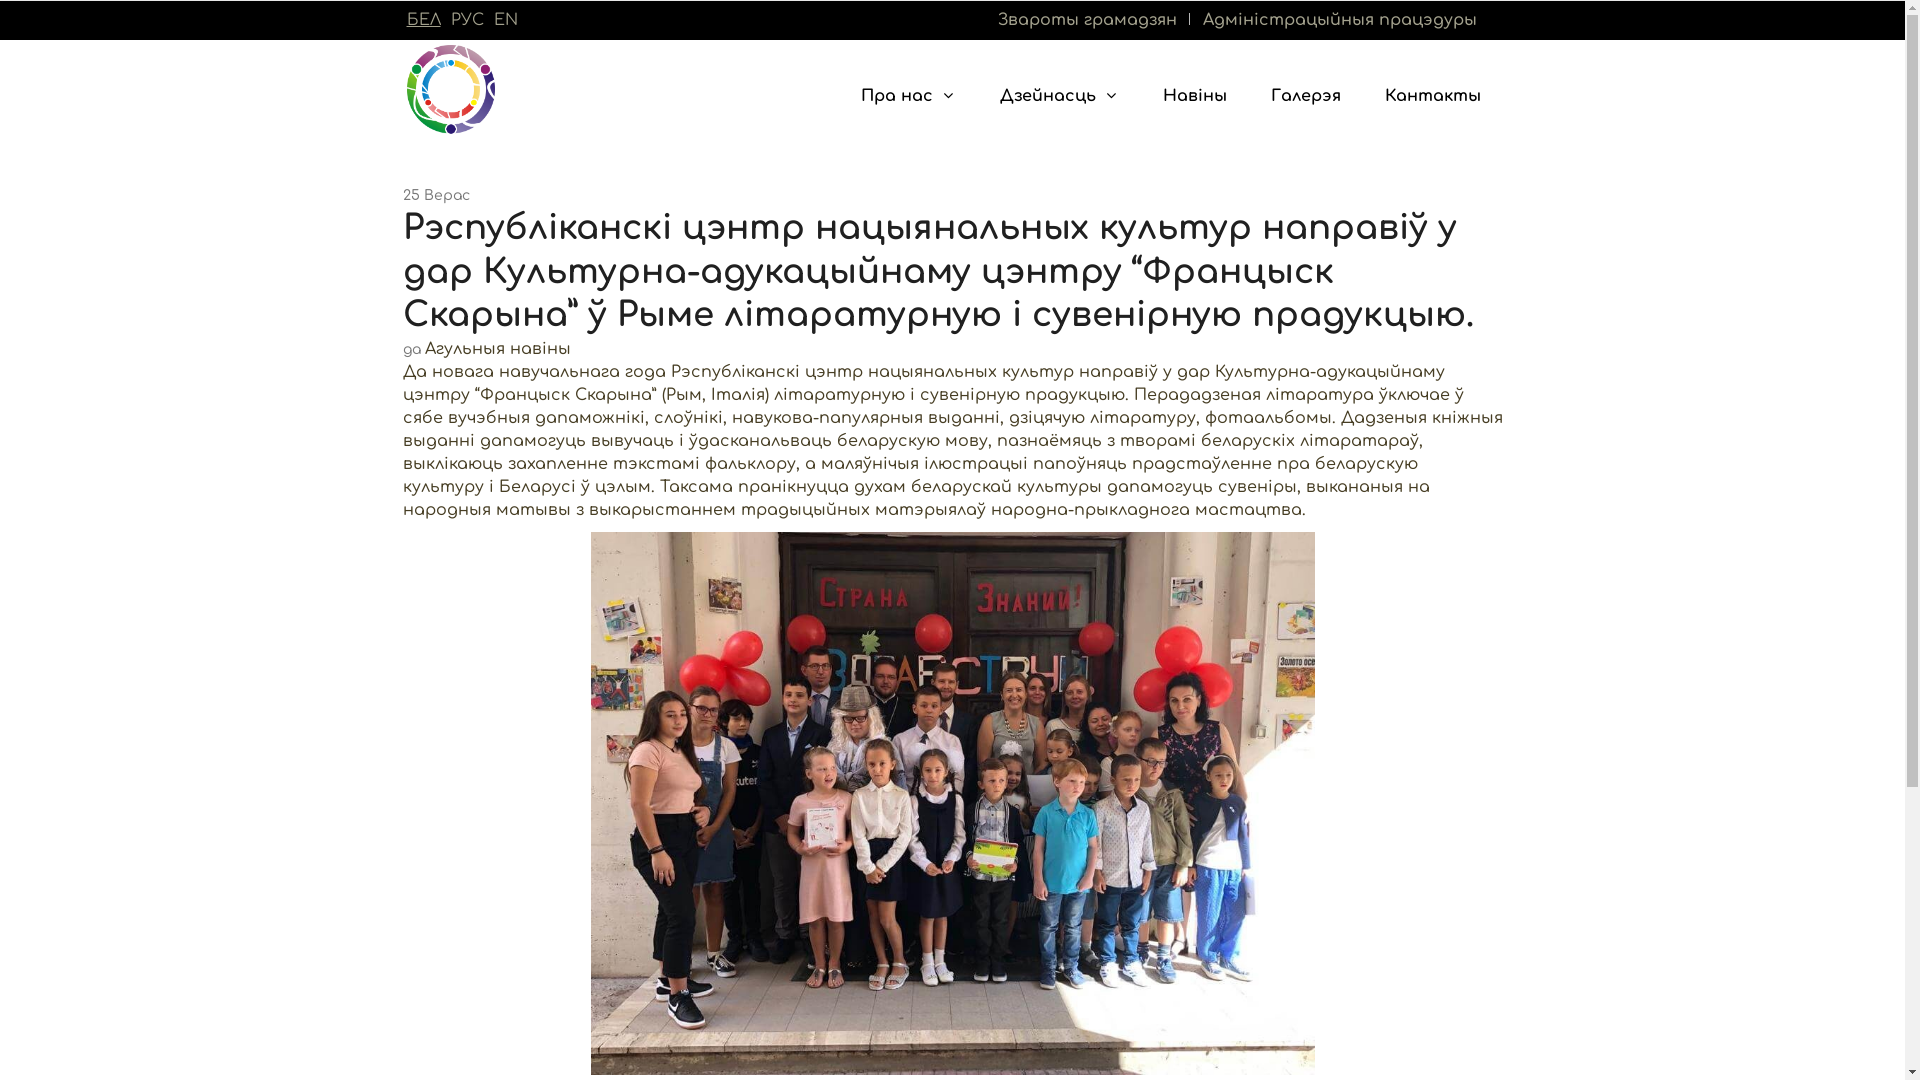 This screenshot has height=1080, width=1920. Describe the element at coordinates (505, 19) in the screenshot. I see `'EN'` at that location.